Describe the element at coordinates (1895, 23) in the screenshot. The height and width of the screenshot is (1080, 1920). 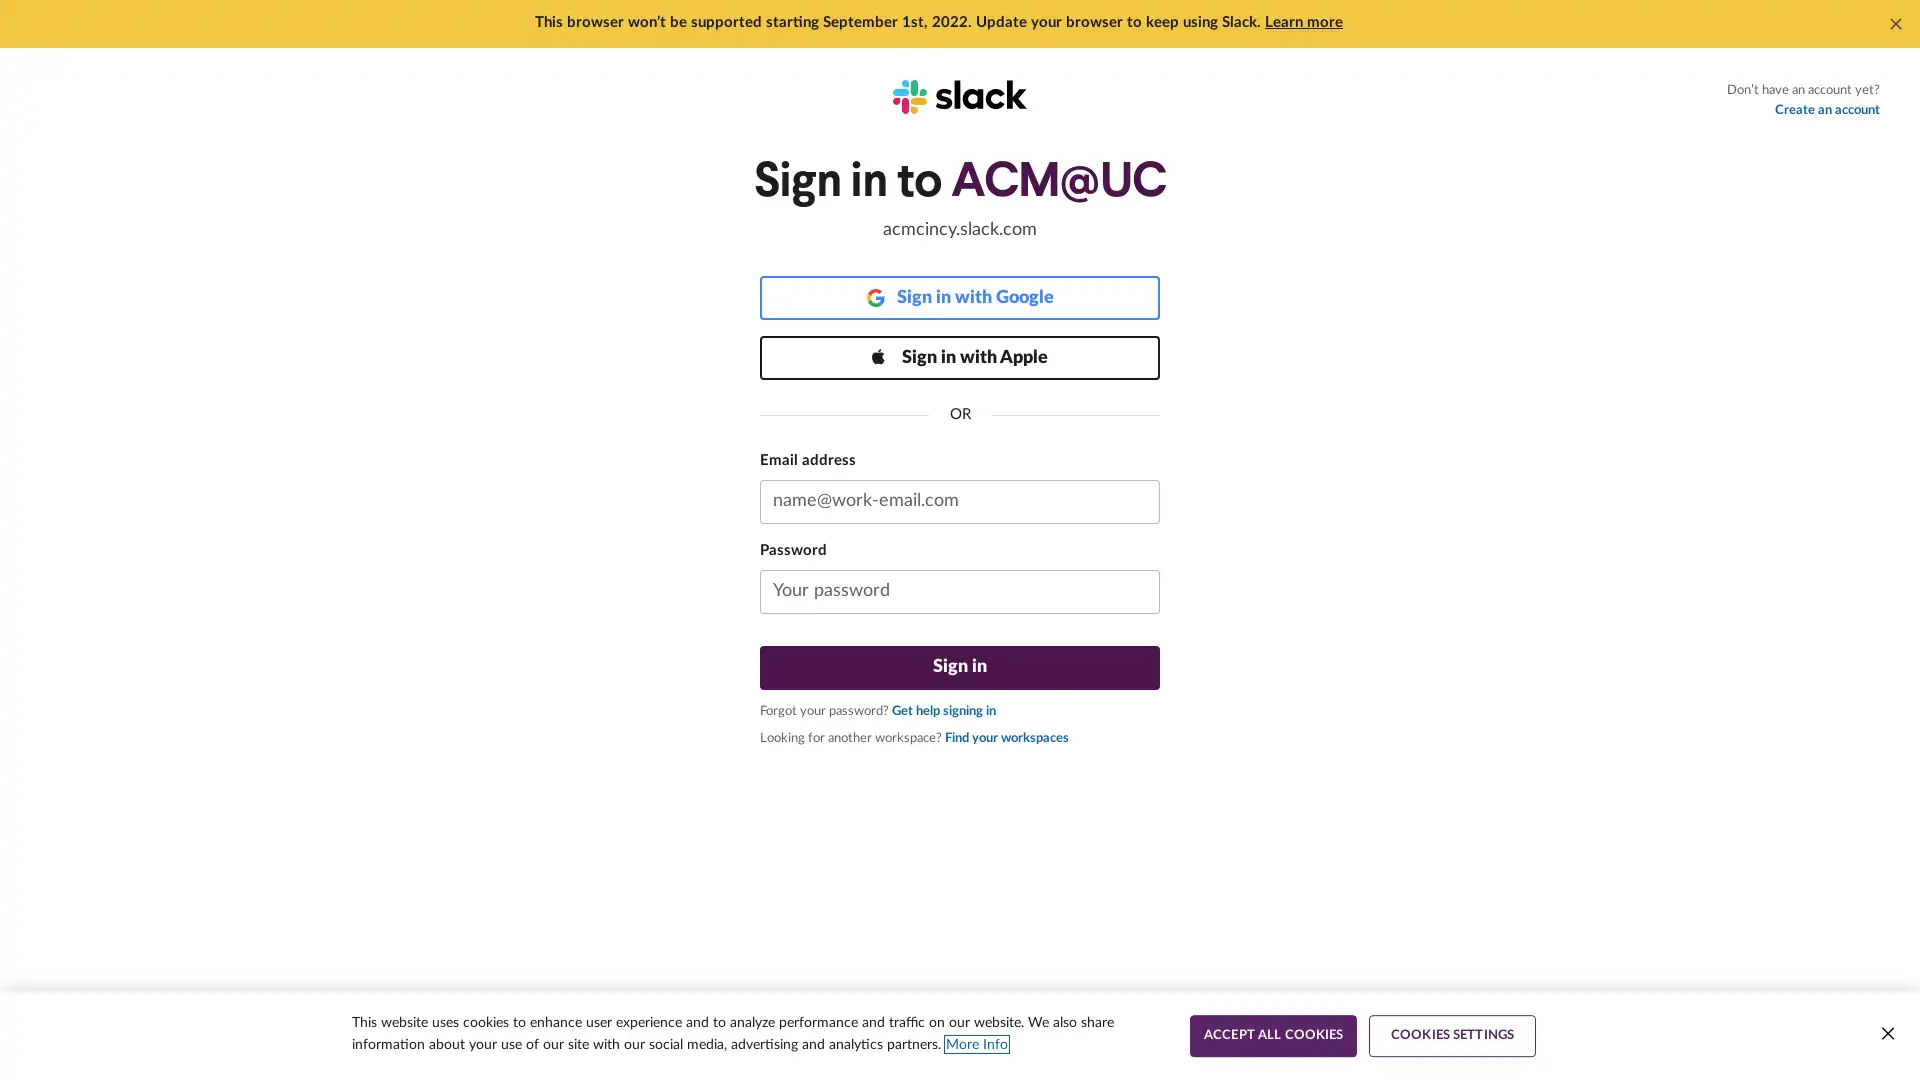
I see `Dismiss` at that location.